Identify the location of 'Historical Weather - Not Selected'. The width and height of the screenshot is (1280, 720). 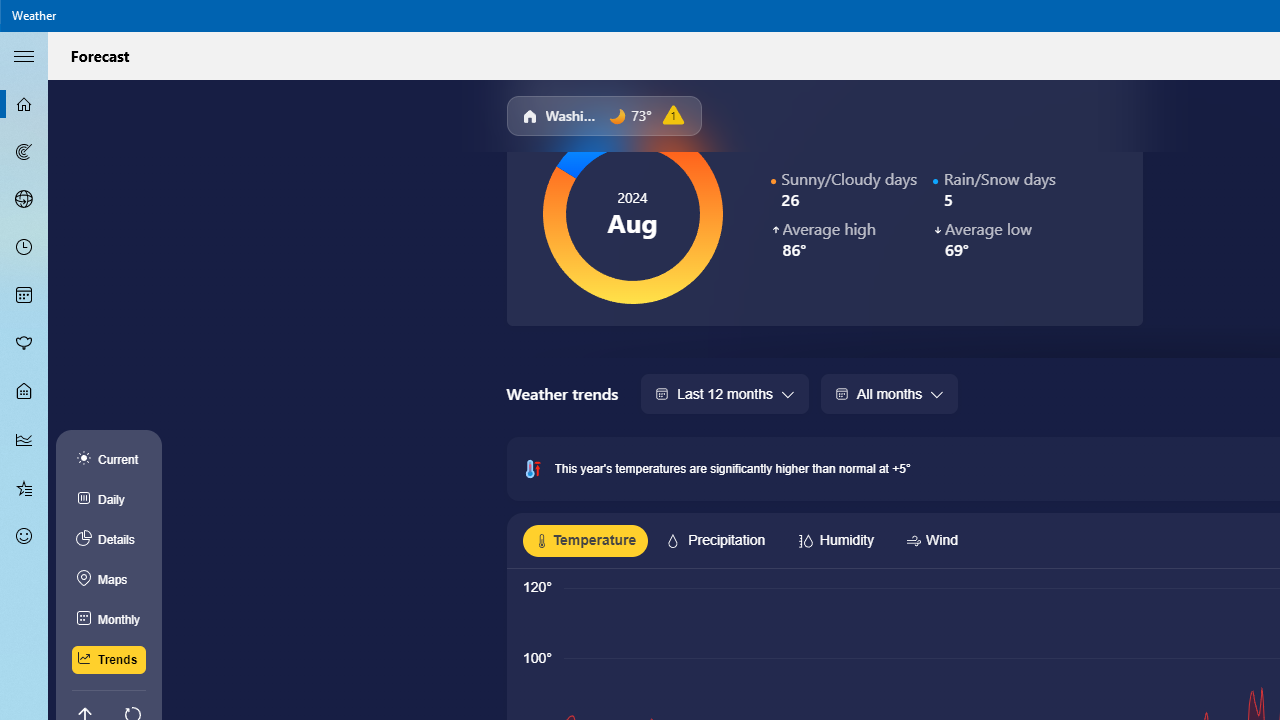
(24, 438).